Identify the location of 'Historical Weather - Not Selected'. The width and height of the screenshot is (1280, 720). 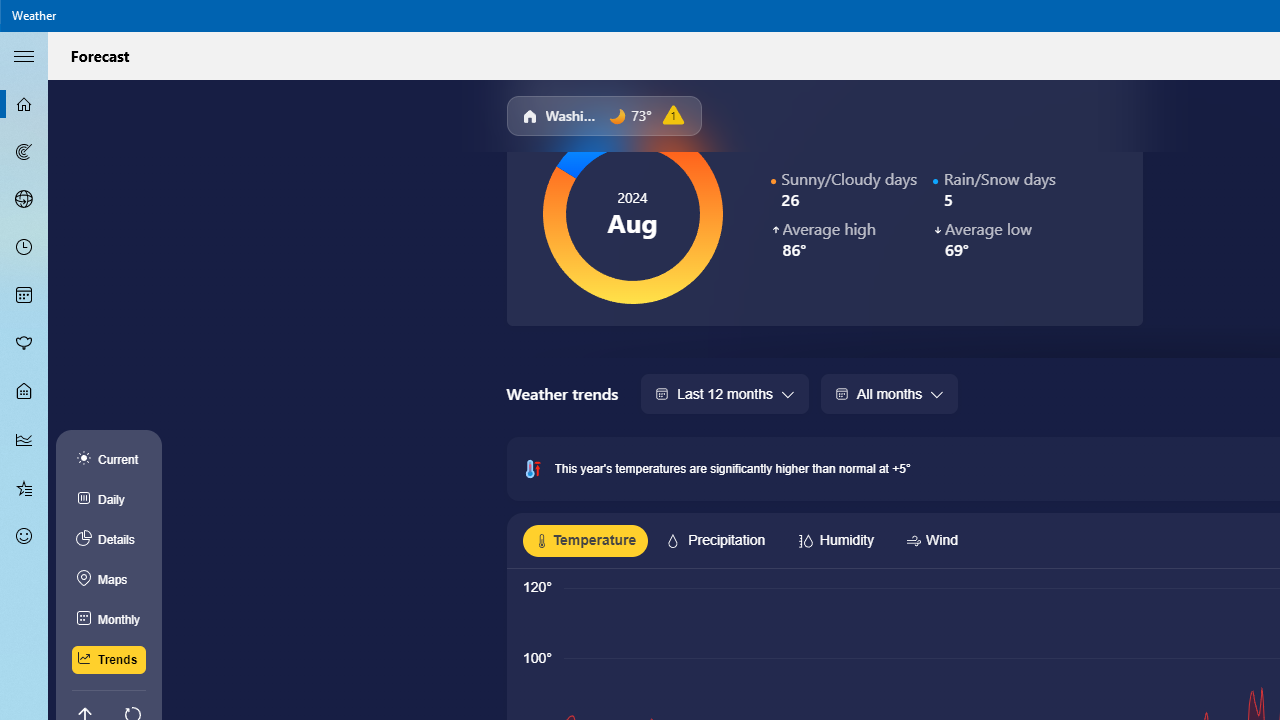
(24, 438).